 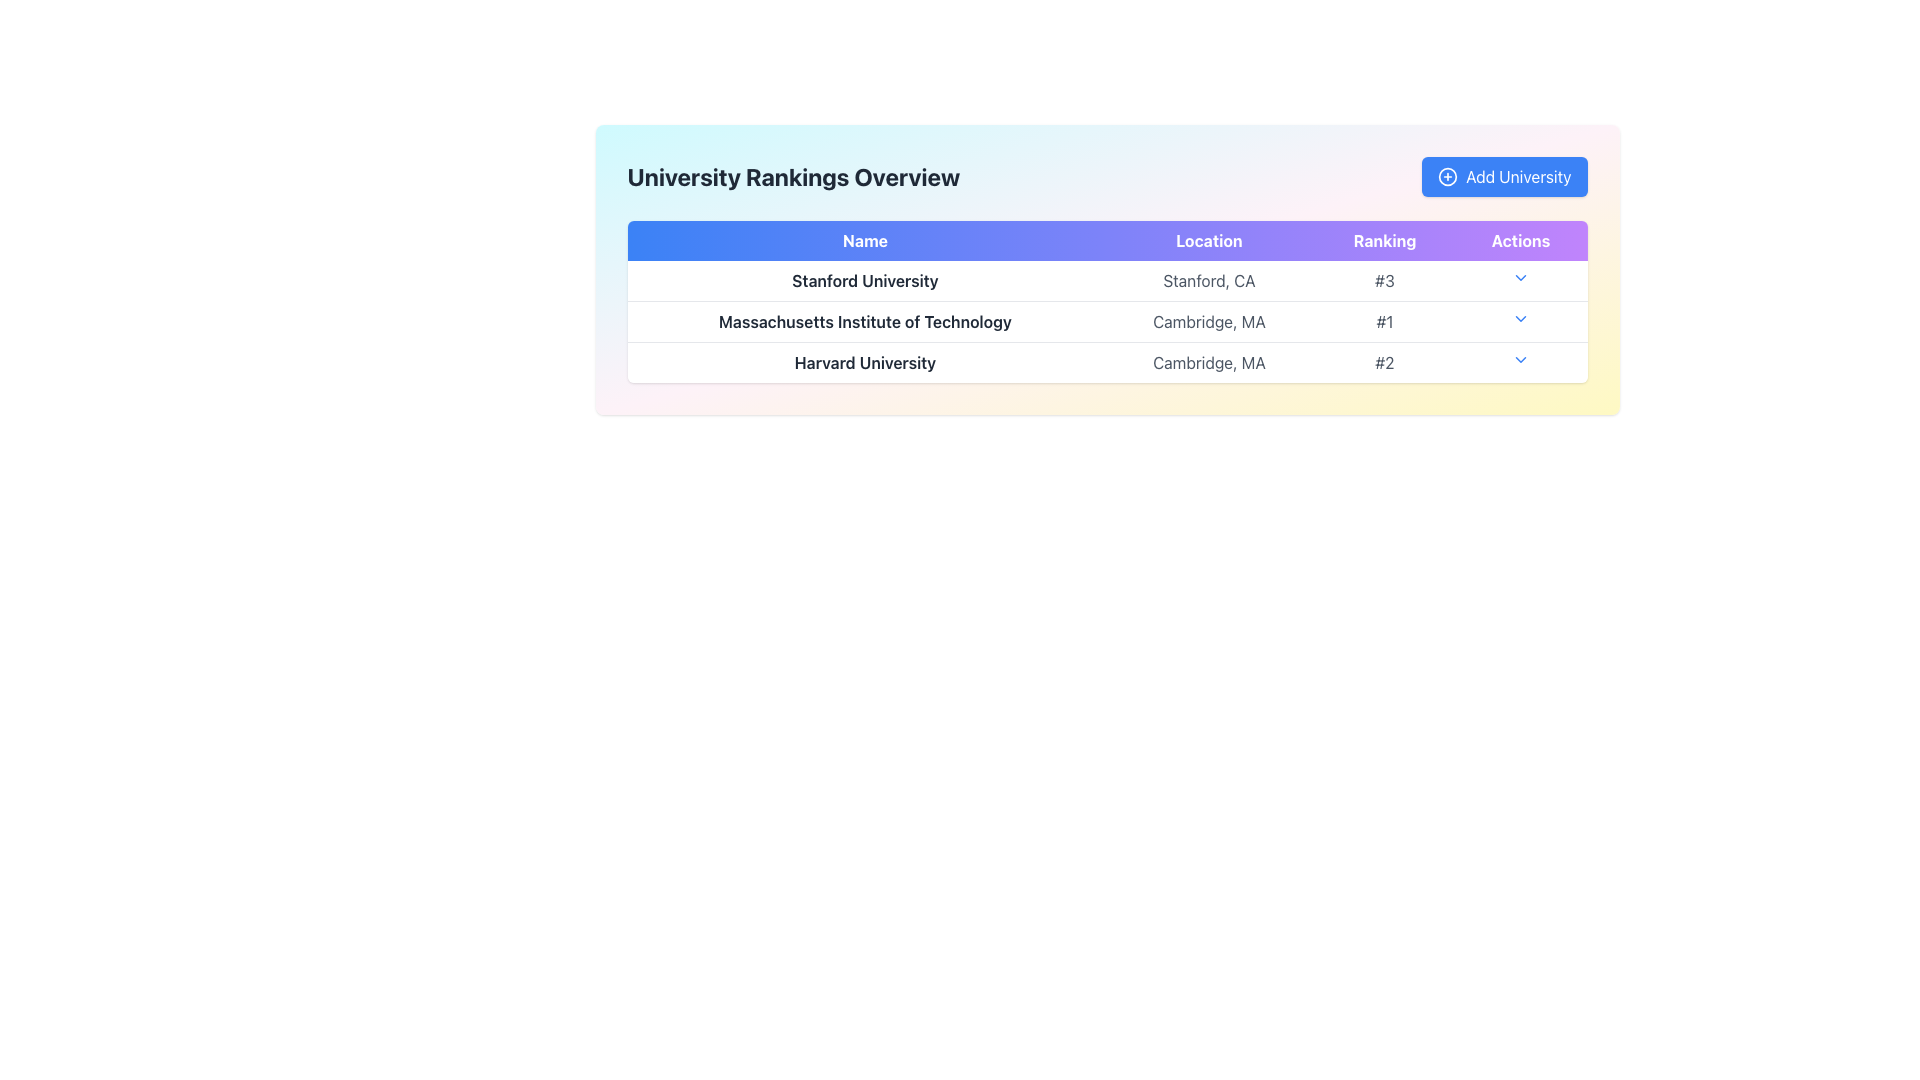 What do you see at coordinates (1384, 320) in the screenshot?
I see `the Text Label indicating the ranking position '#1' for 'Massachusetts Institute of Technology' in the university ranking table, located in the 'Ranking' column` at bounding box center [1384, 320].